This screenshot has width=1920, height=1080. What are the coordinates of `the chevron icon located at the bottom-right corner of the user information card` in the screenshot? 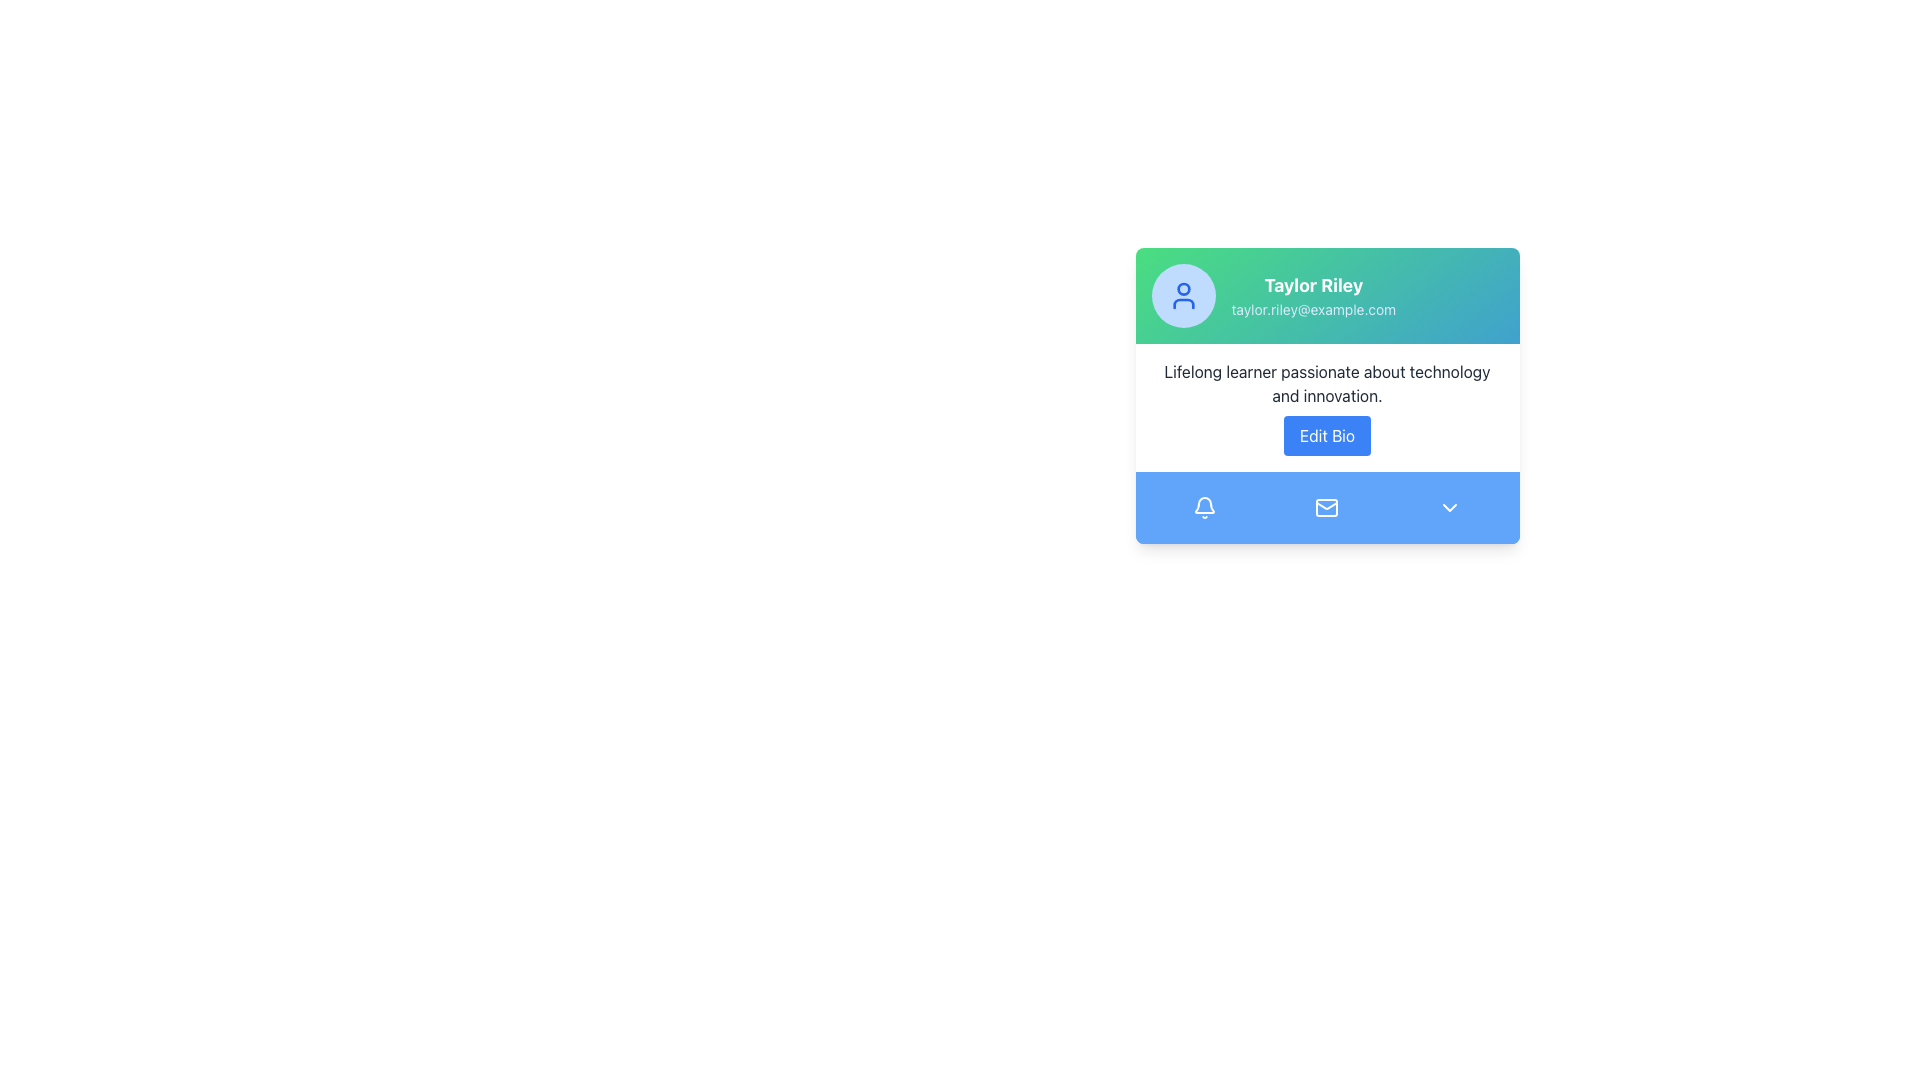 It's located at (1450, 507).